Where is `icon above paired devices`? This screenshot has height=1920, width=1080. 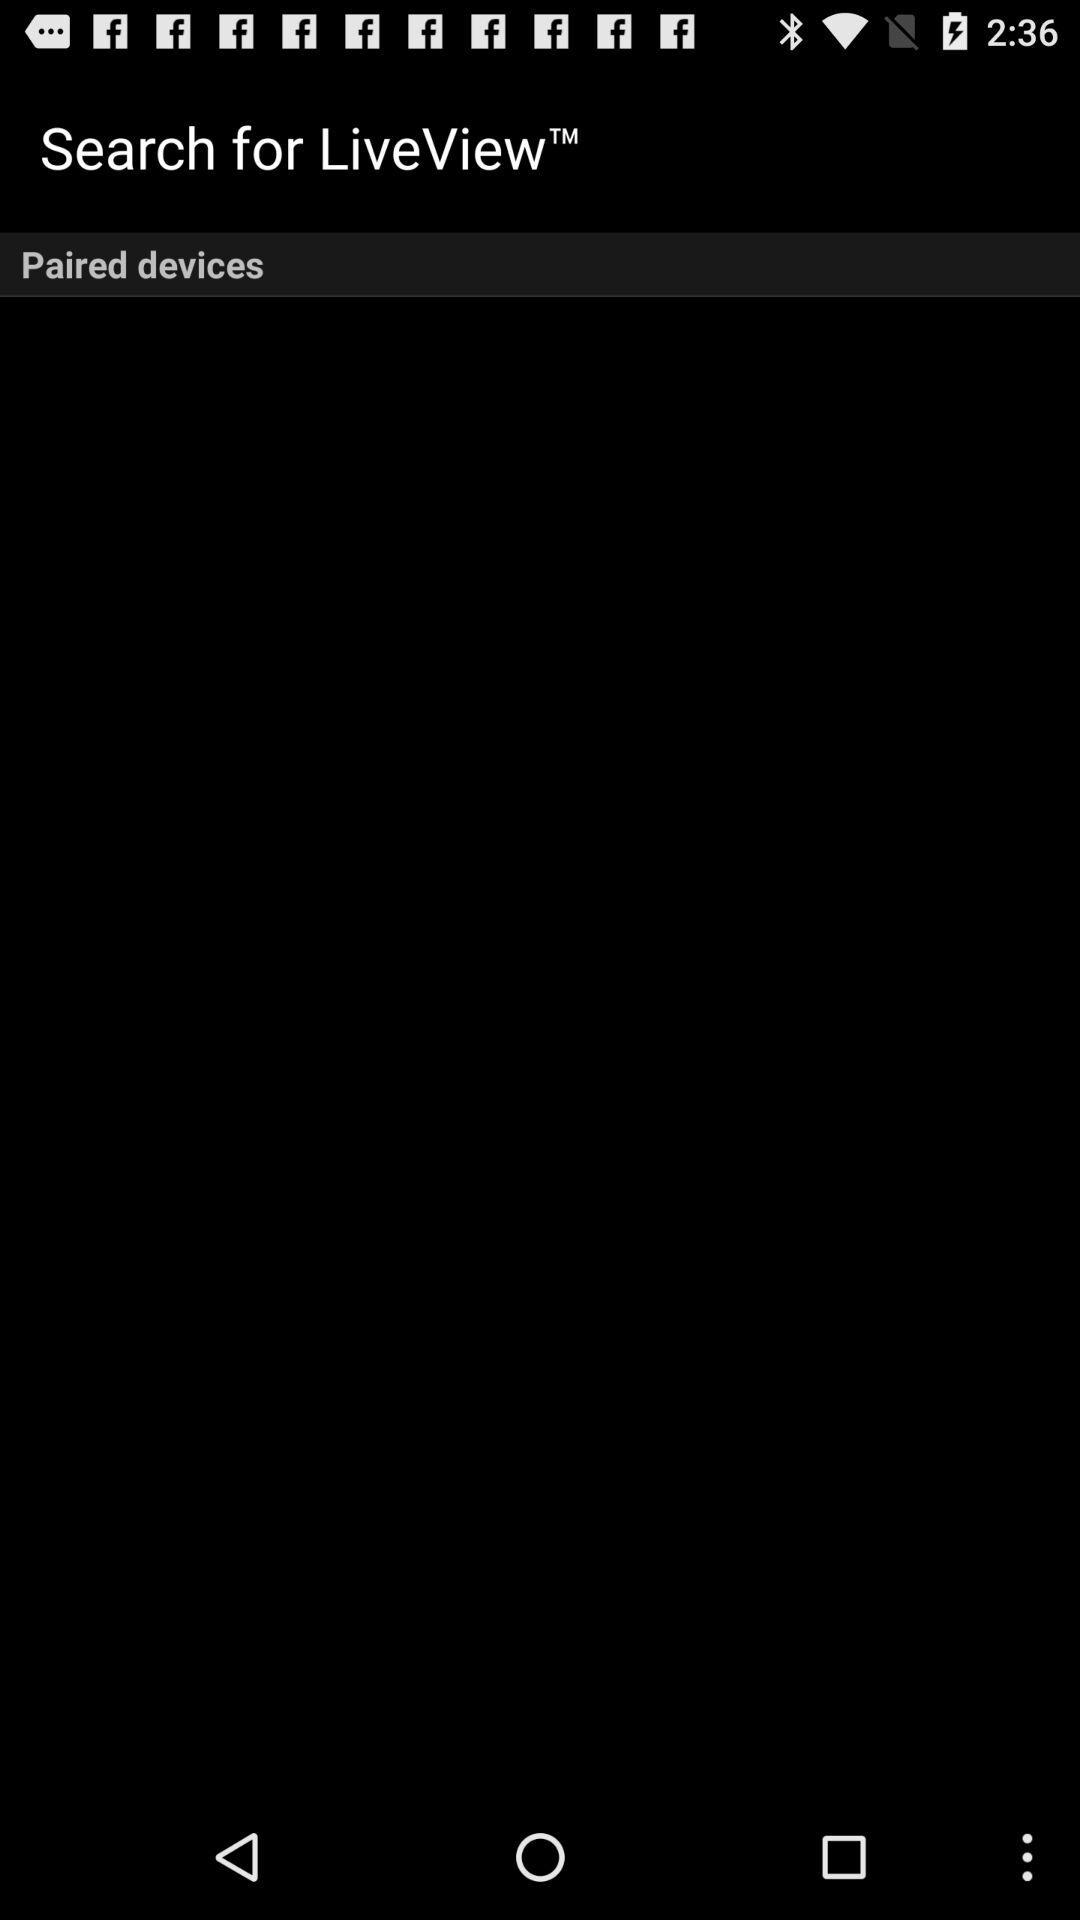 icon above paired devices is located at coordinates (311, 145).